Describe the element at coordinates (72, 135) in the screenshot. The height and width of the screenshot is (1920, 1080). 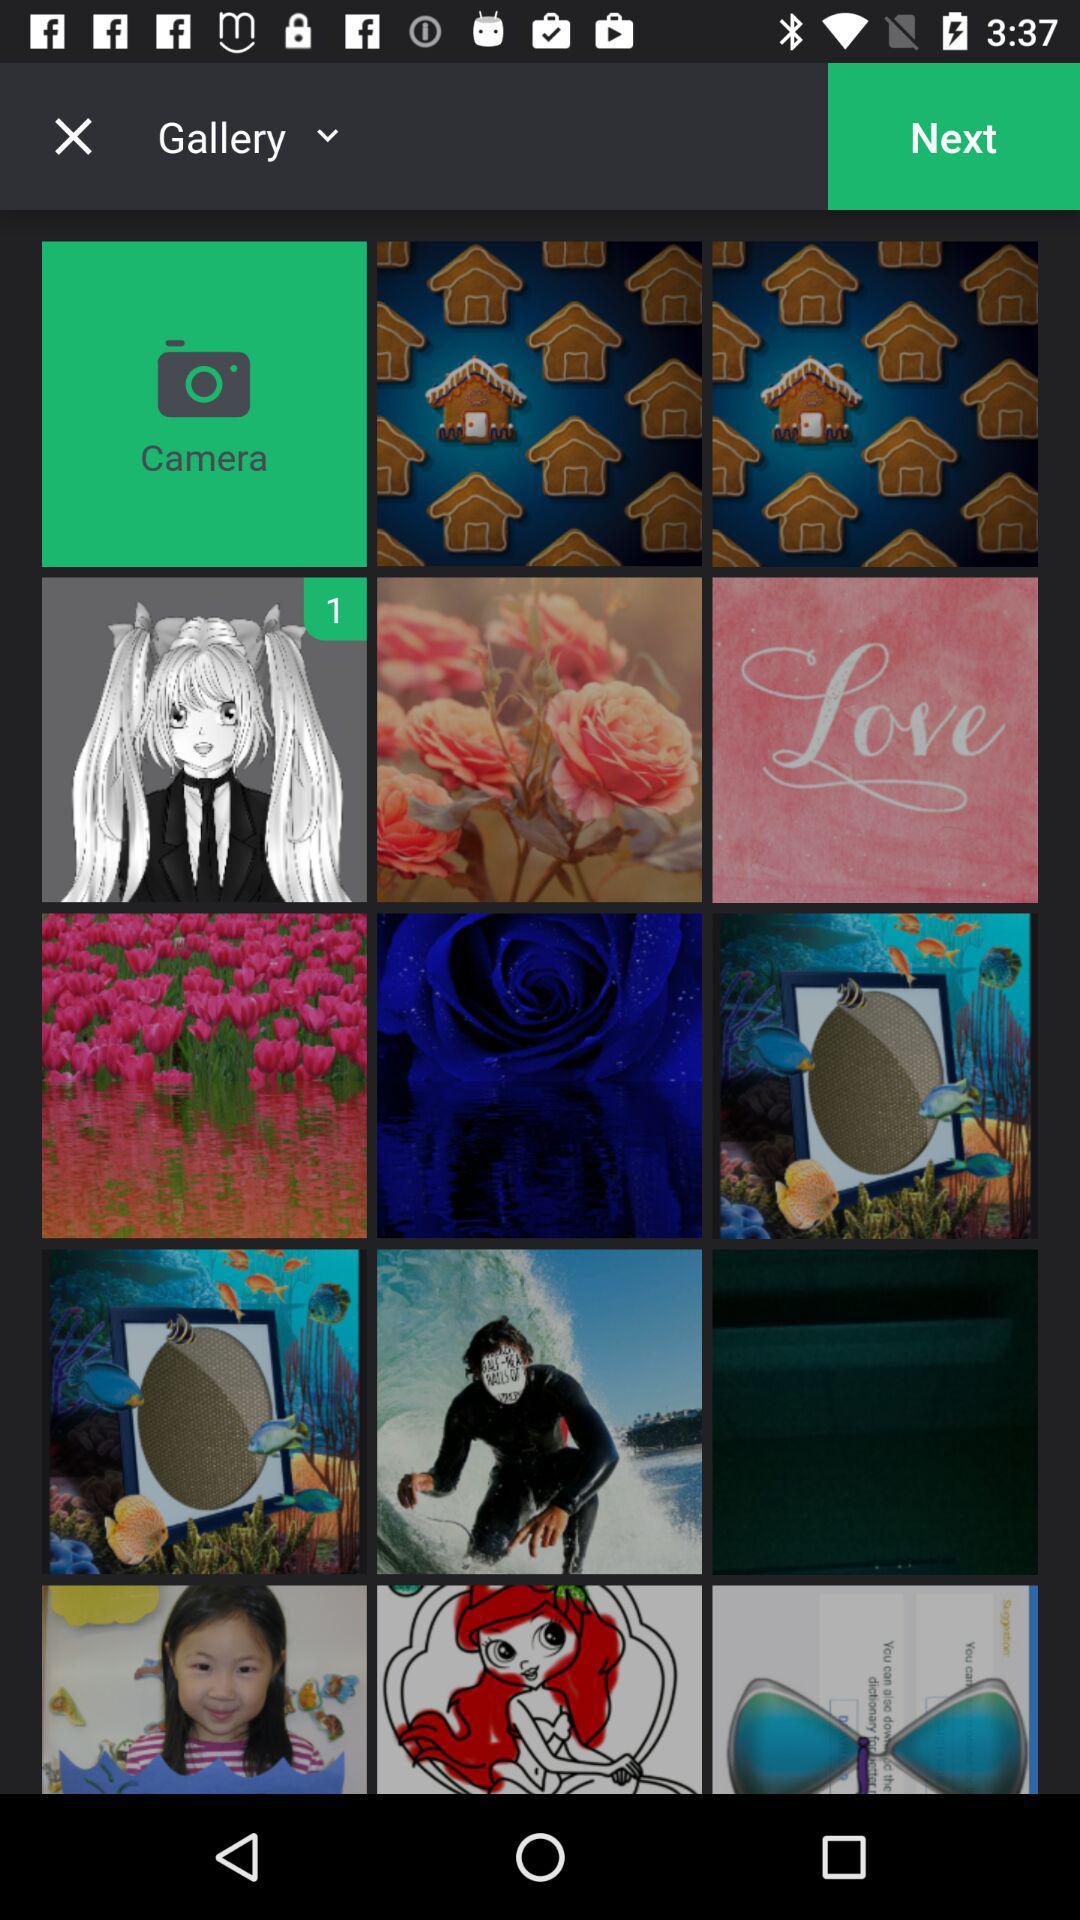
I see `exit out` at that location.